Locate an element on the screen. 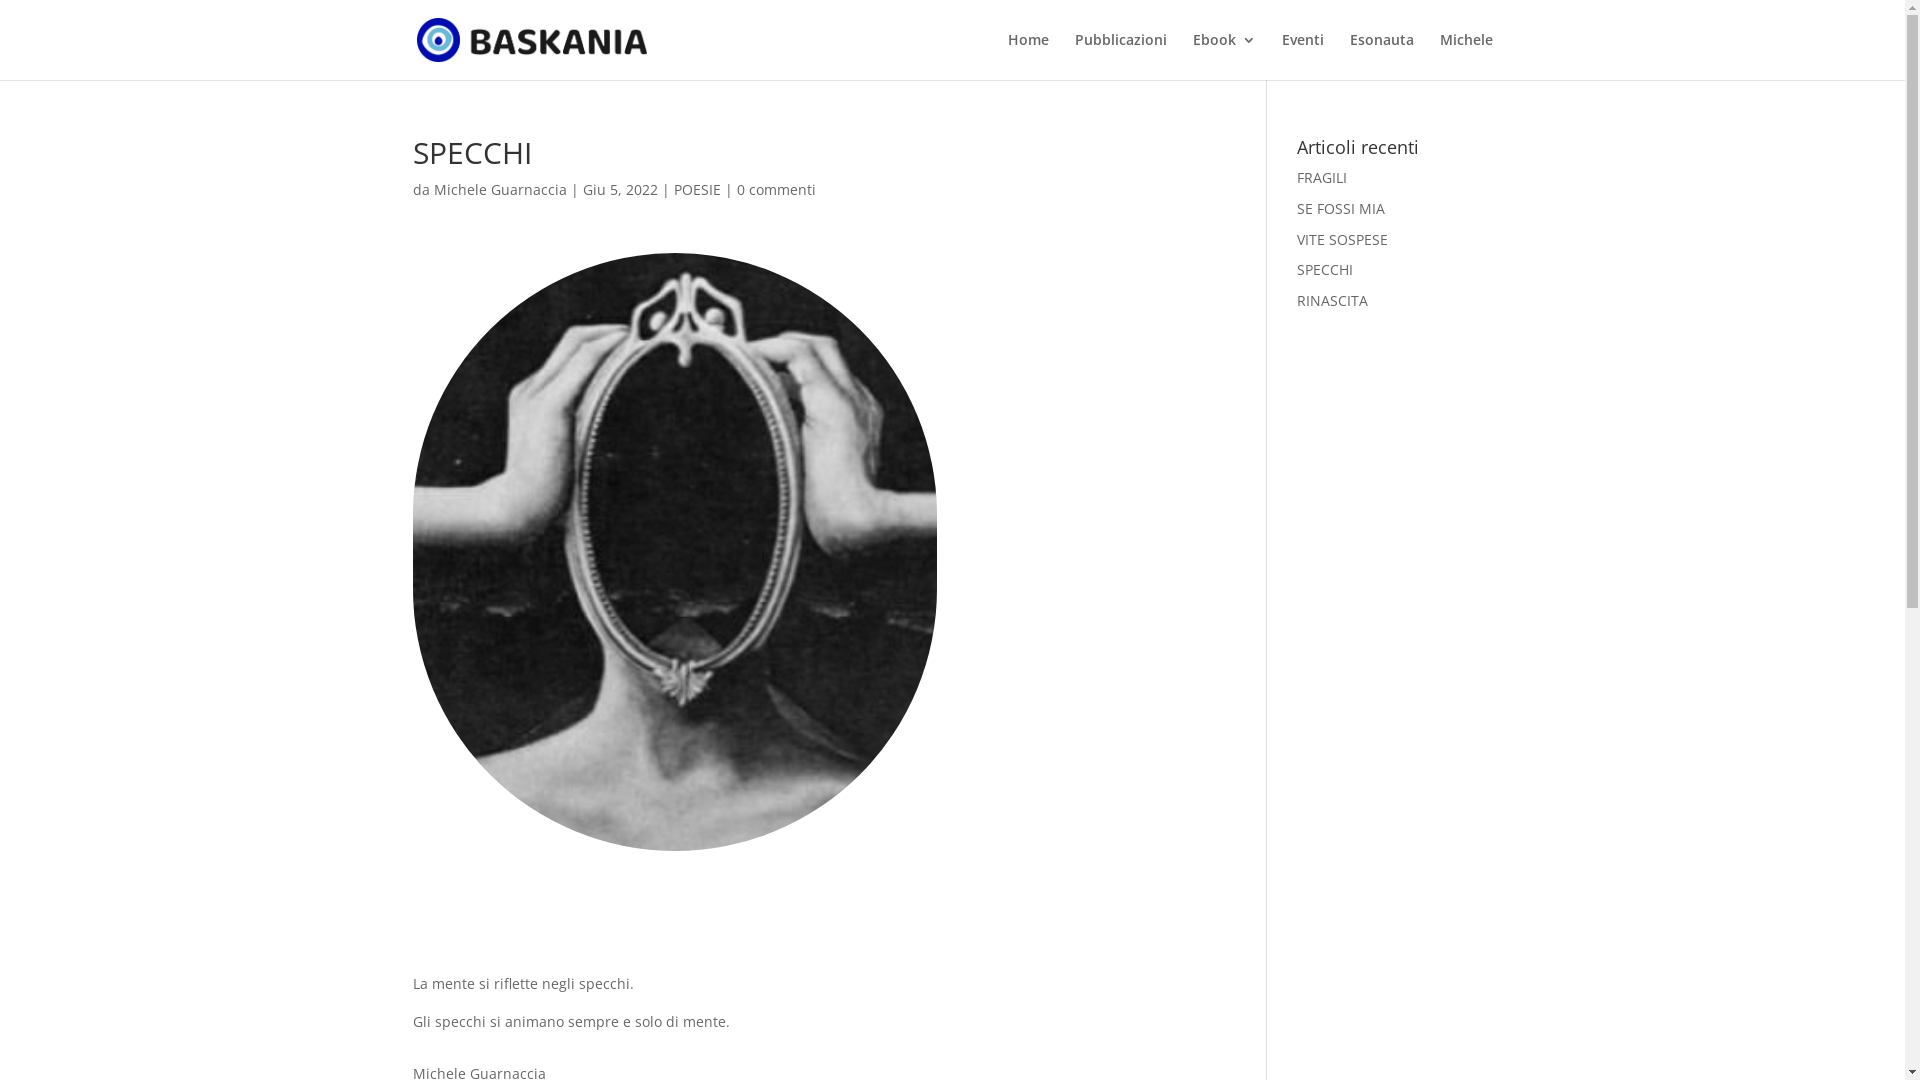 This screenshot has width=1920, height=1080. 'RINASCITA' is located at coordinates (1332, 300).